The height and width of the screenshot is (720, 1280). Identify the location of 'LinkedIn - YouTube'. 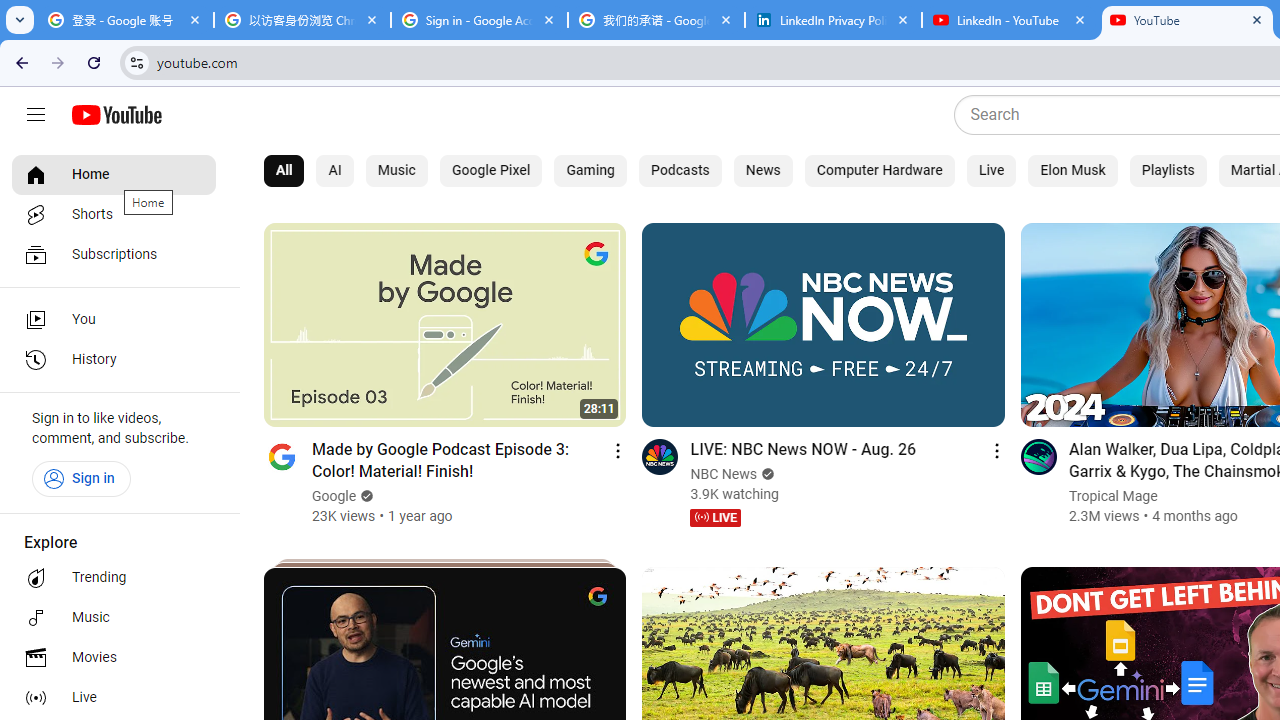
(1010, 20).